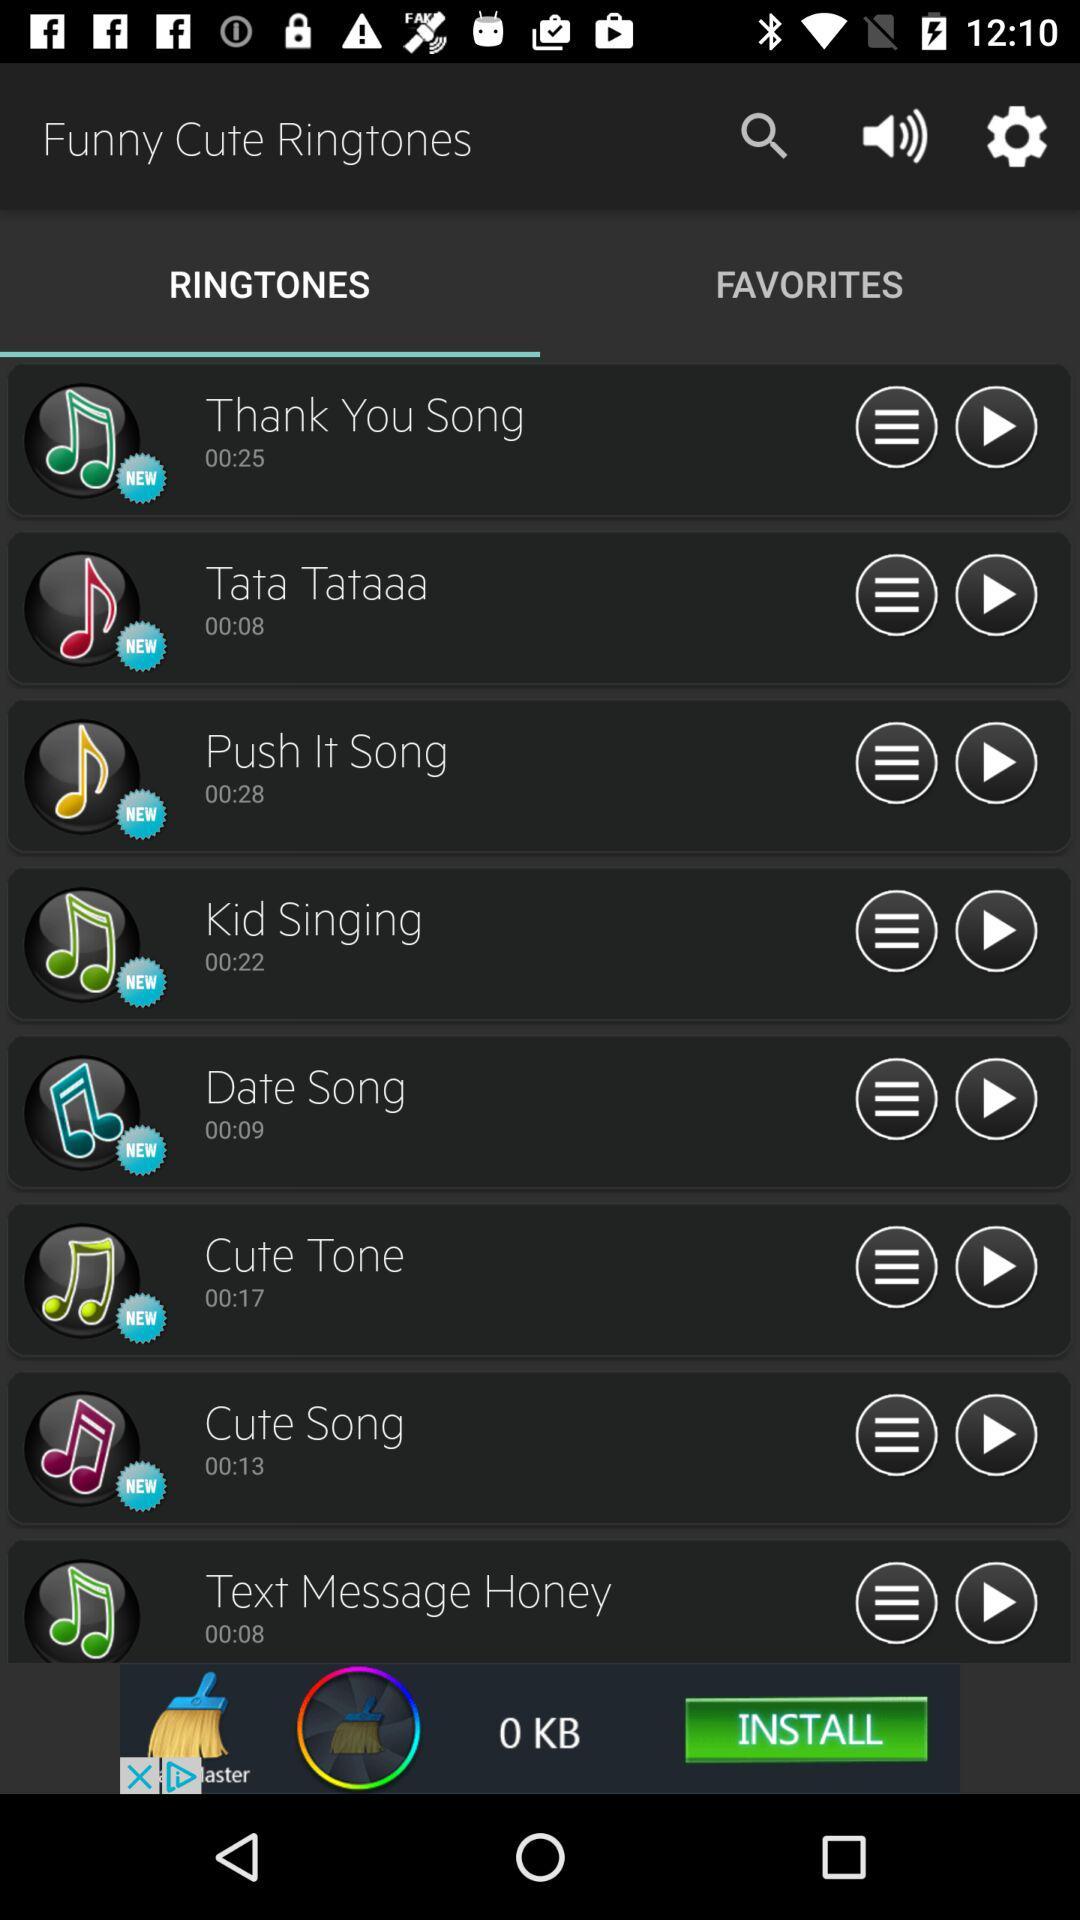 This screenshot has height=1920, width=1080. What do you see at coordinates (895, 763) in the screenshot?
I see `options` at bounding box center [895, 763].